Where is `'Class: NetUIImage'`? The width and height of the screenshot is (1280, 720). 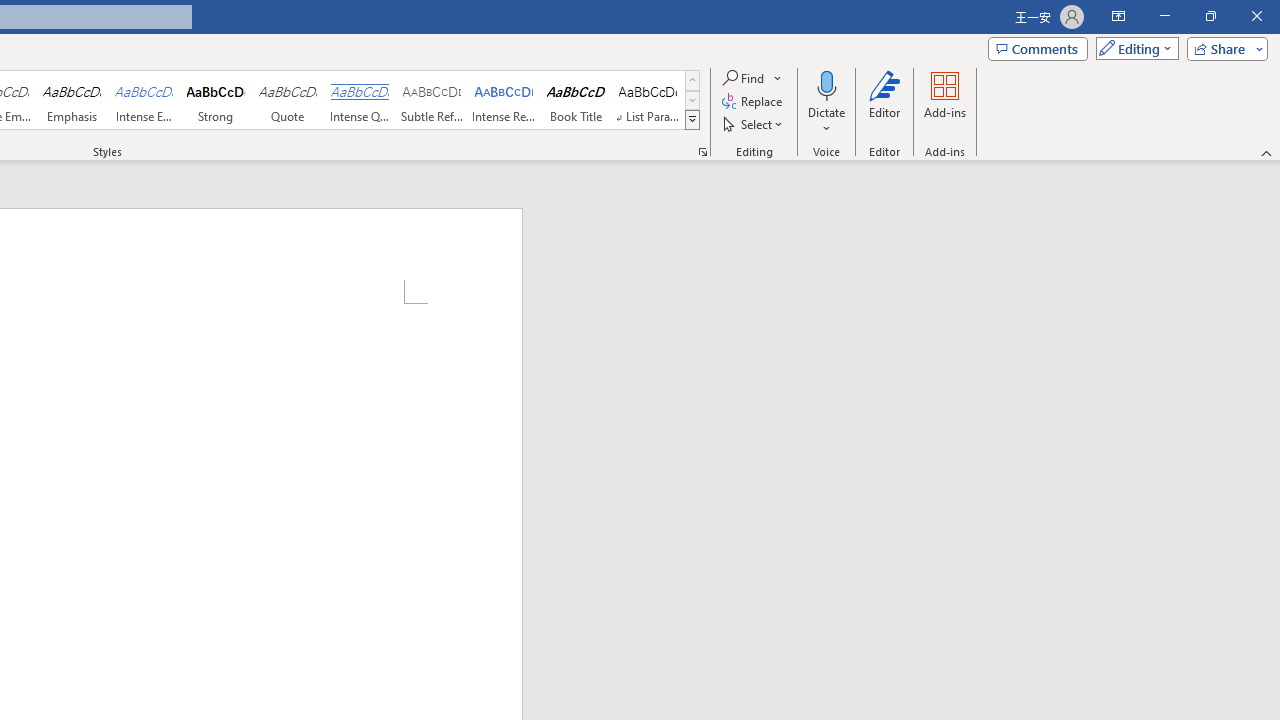 'Class: NetUIImage' is located at coordinates (693, 119).